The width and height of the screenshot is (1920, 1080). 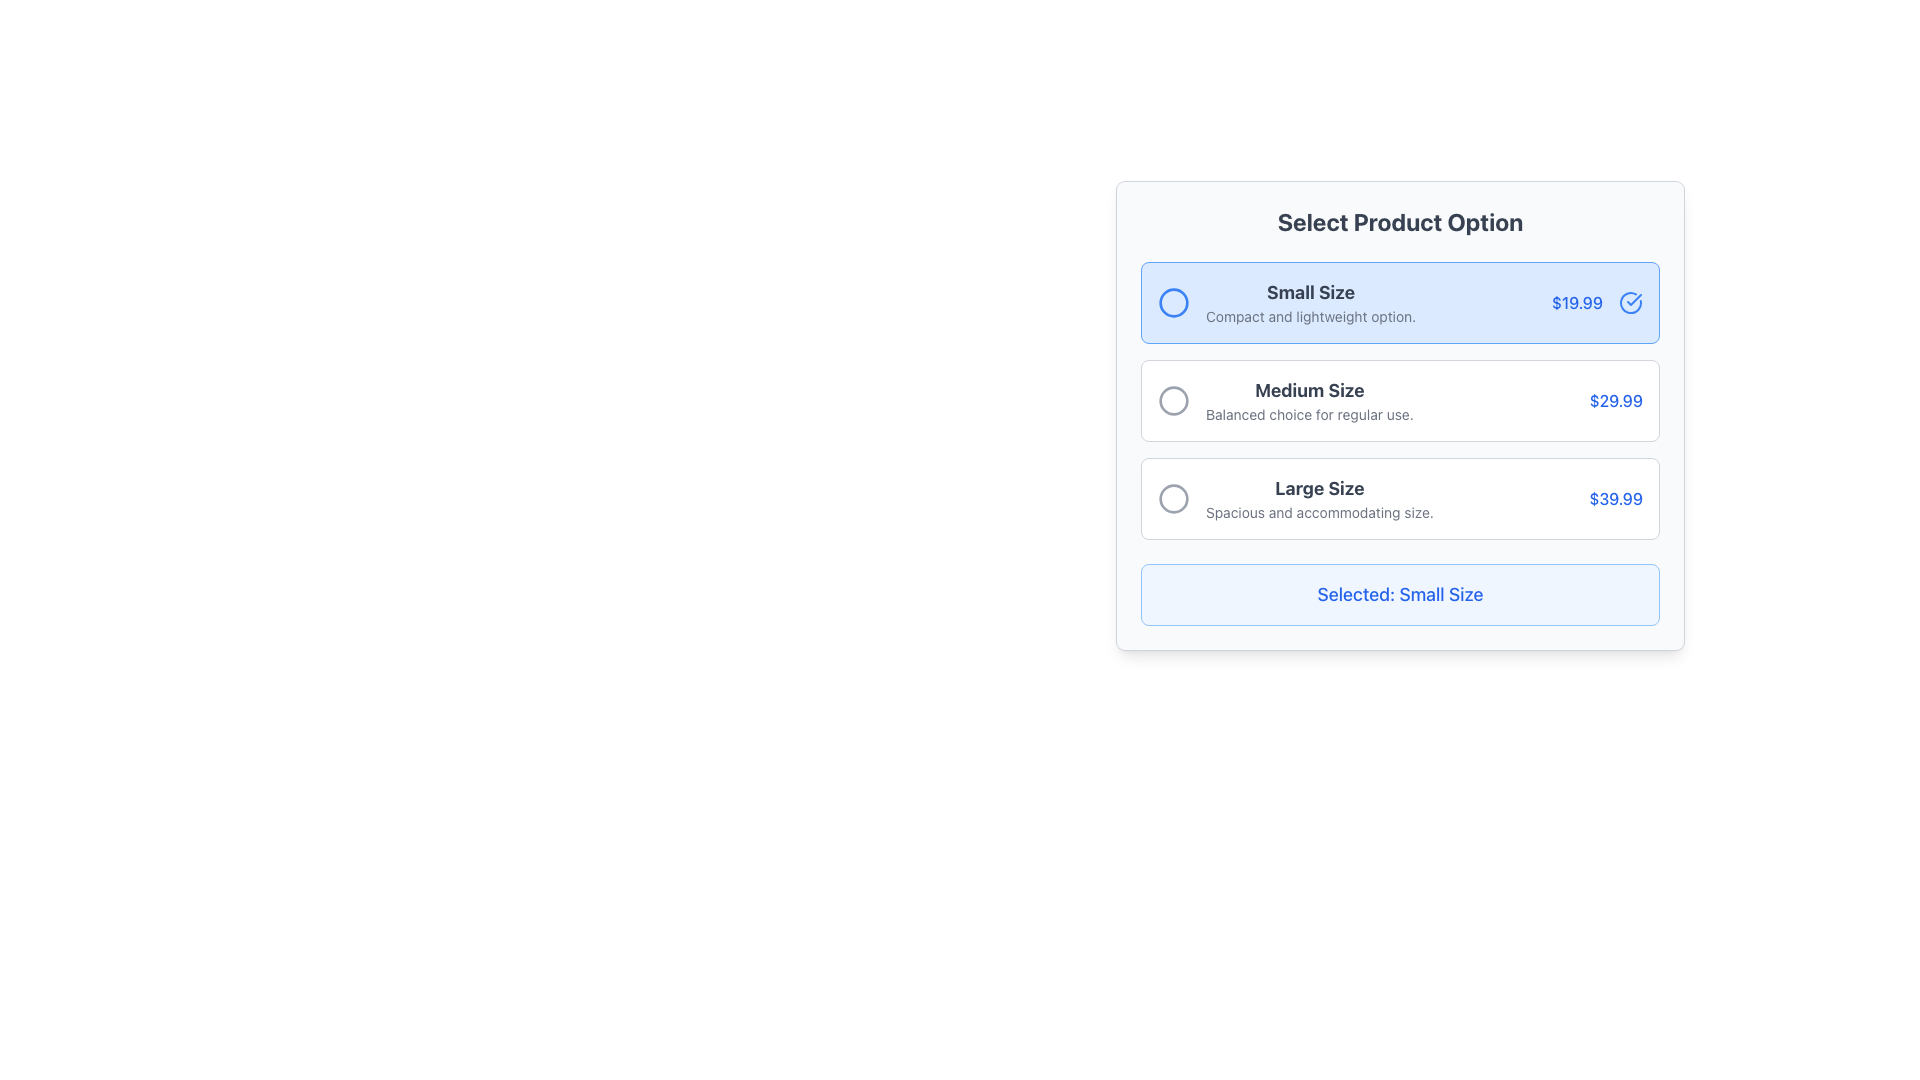 What do you see at coordinates (1309, 390) in the screenshot?
I see `the 'Medium Size' text label, which is styled in bold, large, dark gray font and serves as a title within the size options section` at bounding box center [1309, 390].